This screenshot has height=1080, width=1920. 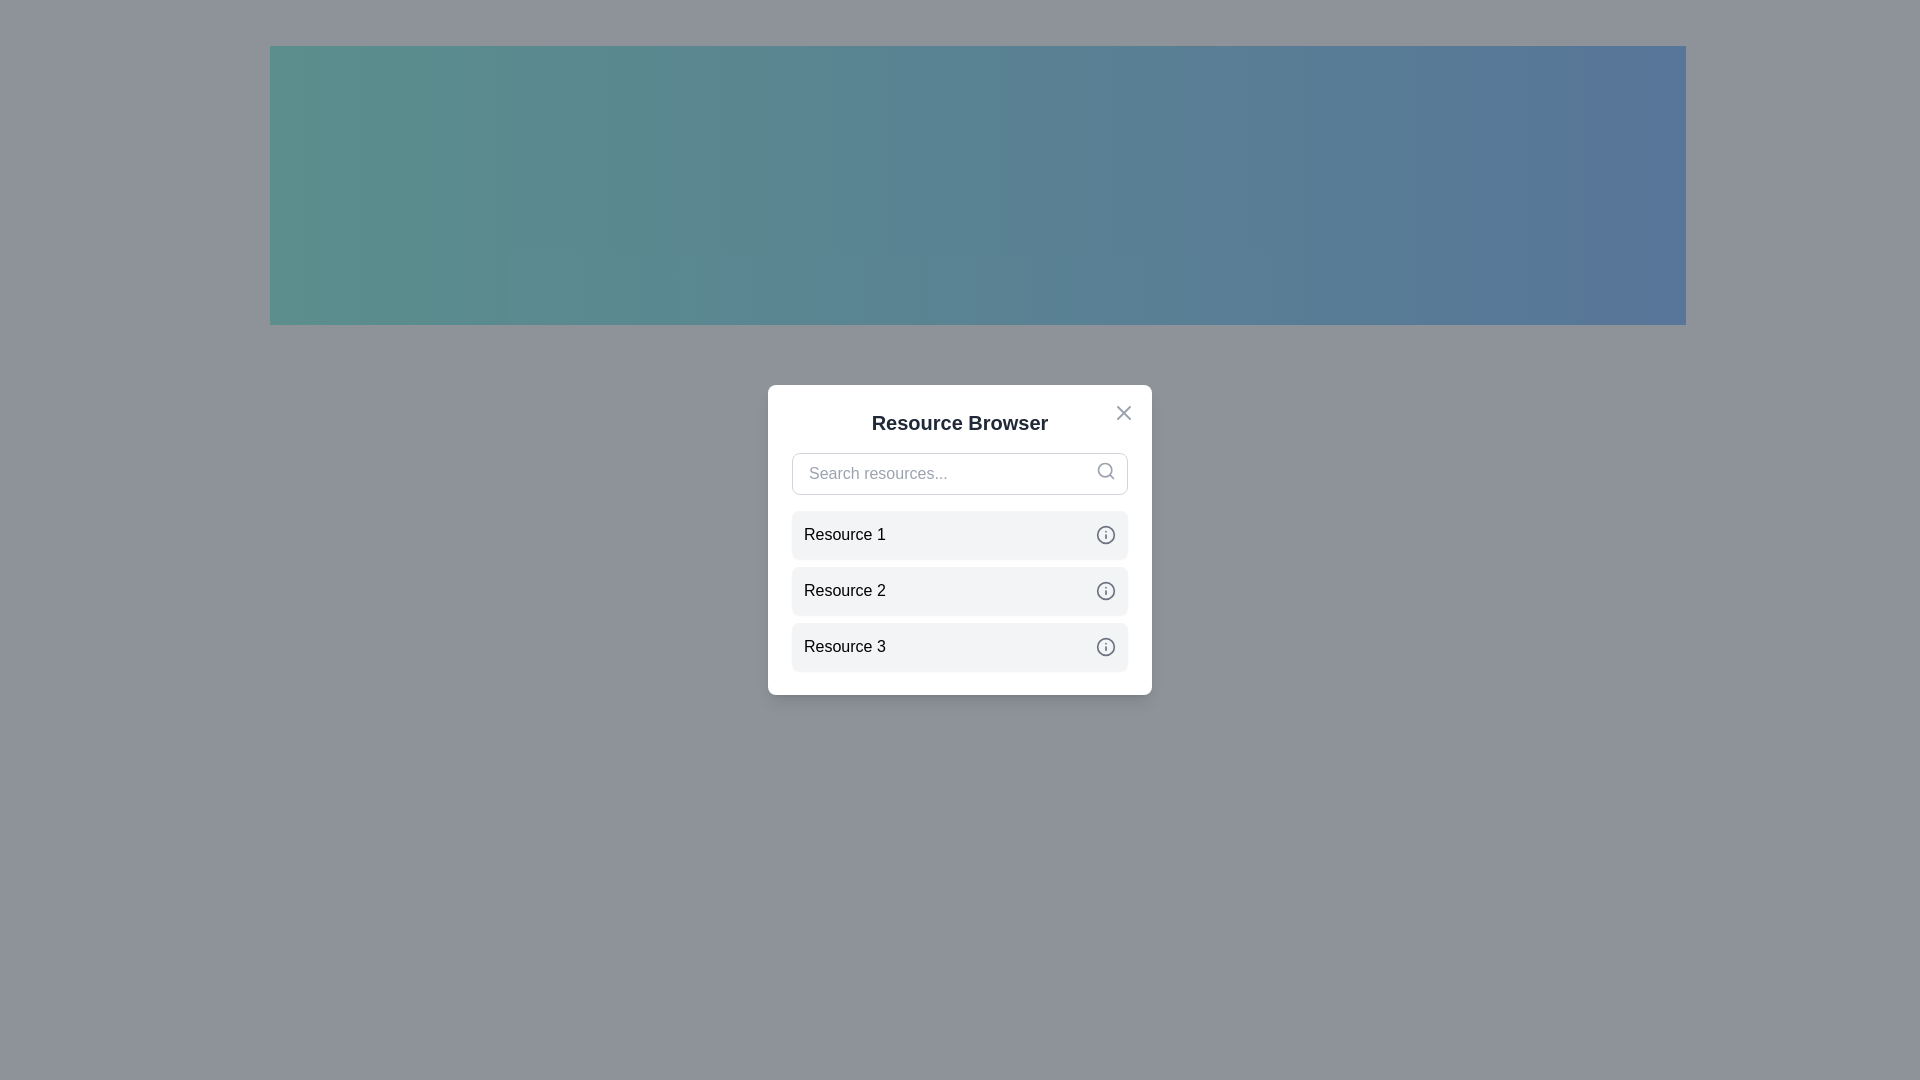 I want to click on the static text label 'Resource 2' which is the second entry in the vertical list within the 'Resource Browser' modal, so click(x=844, y=589).